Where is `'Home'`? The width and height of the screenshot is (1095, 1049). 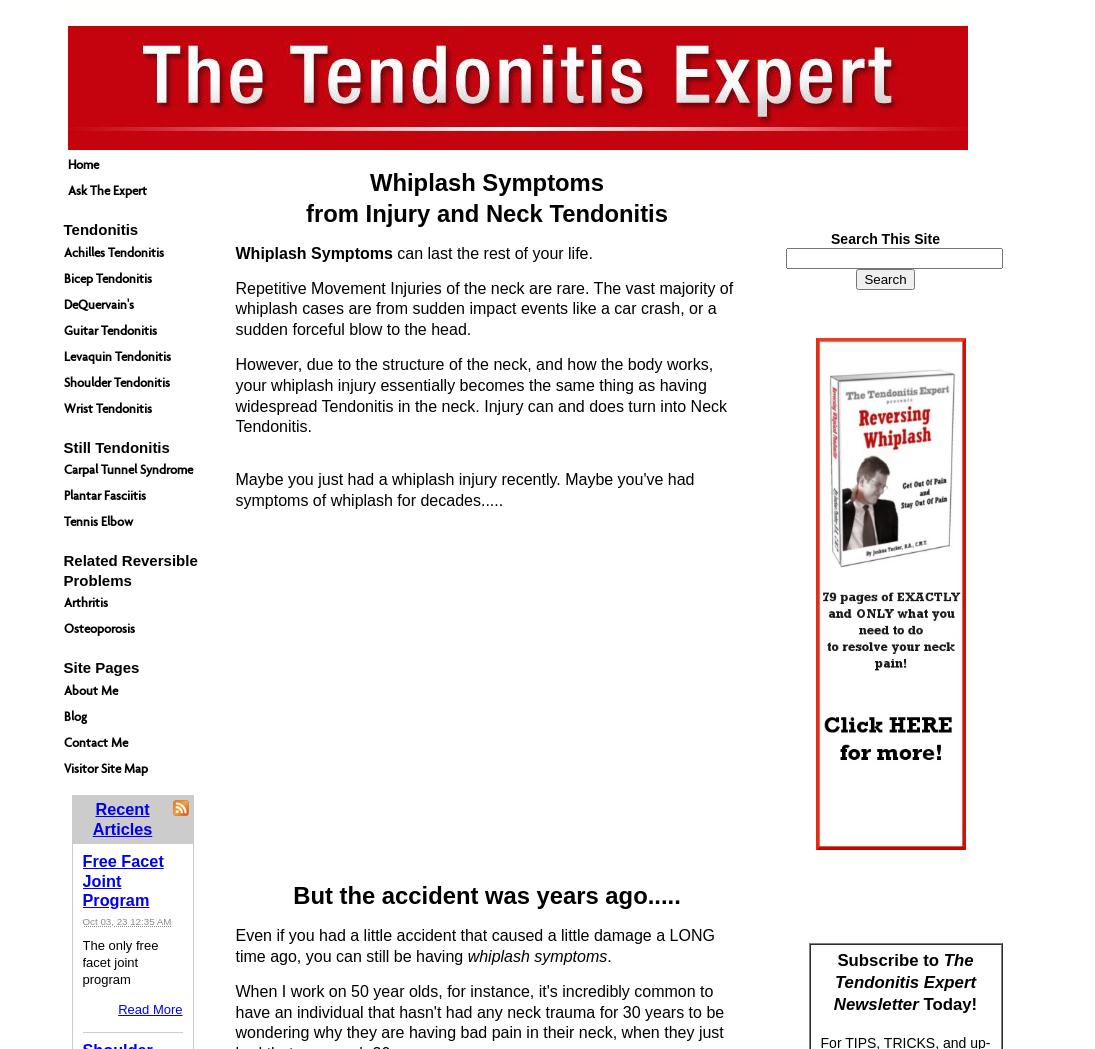 'Home' is located at coordinates (81, 163).